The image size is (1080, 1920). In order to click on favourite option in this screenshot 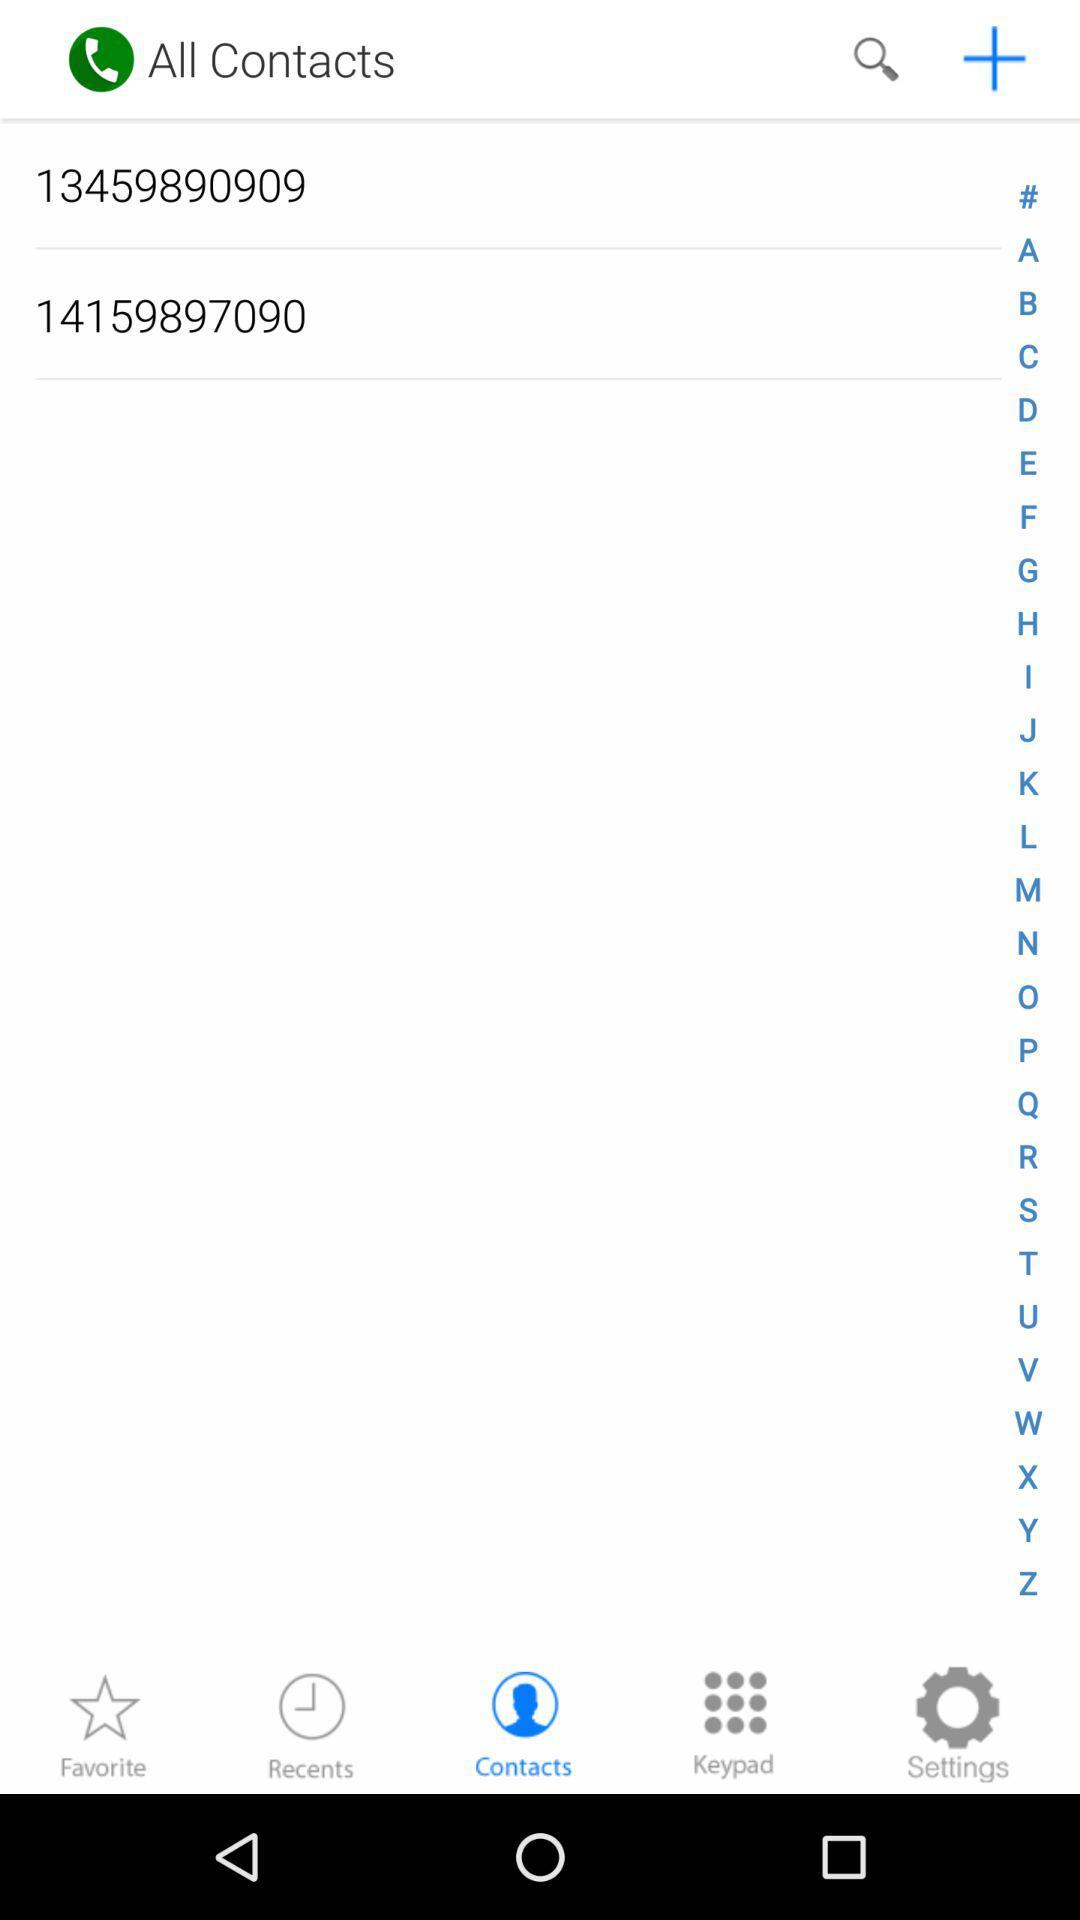, I will do `click(103, 1723)`.